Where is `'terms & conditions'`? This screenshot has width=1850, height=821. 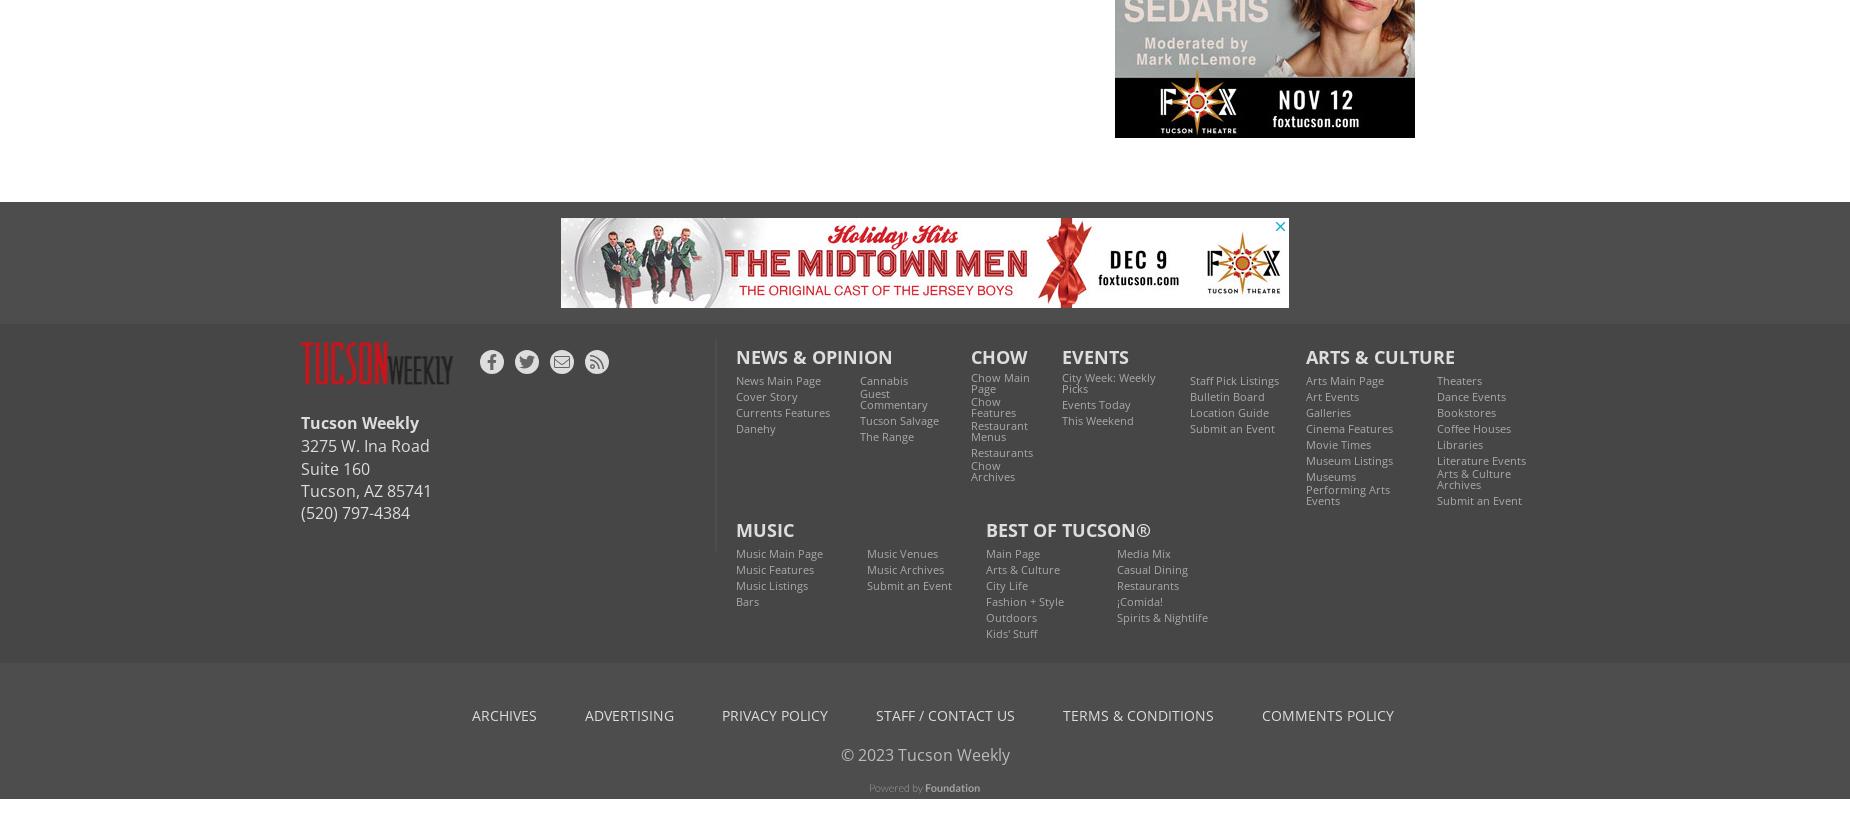 'terms & conditions' is located at coordinates (1137, 715).